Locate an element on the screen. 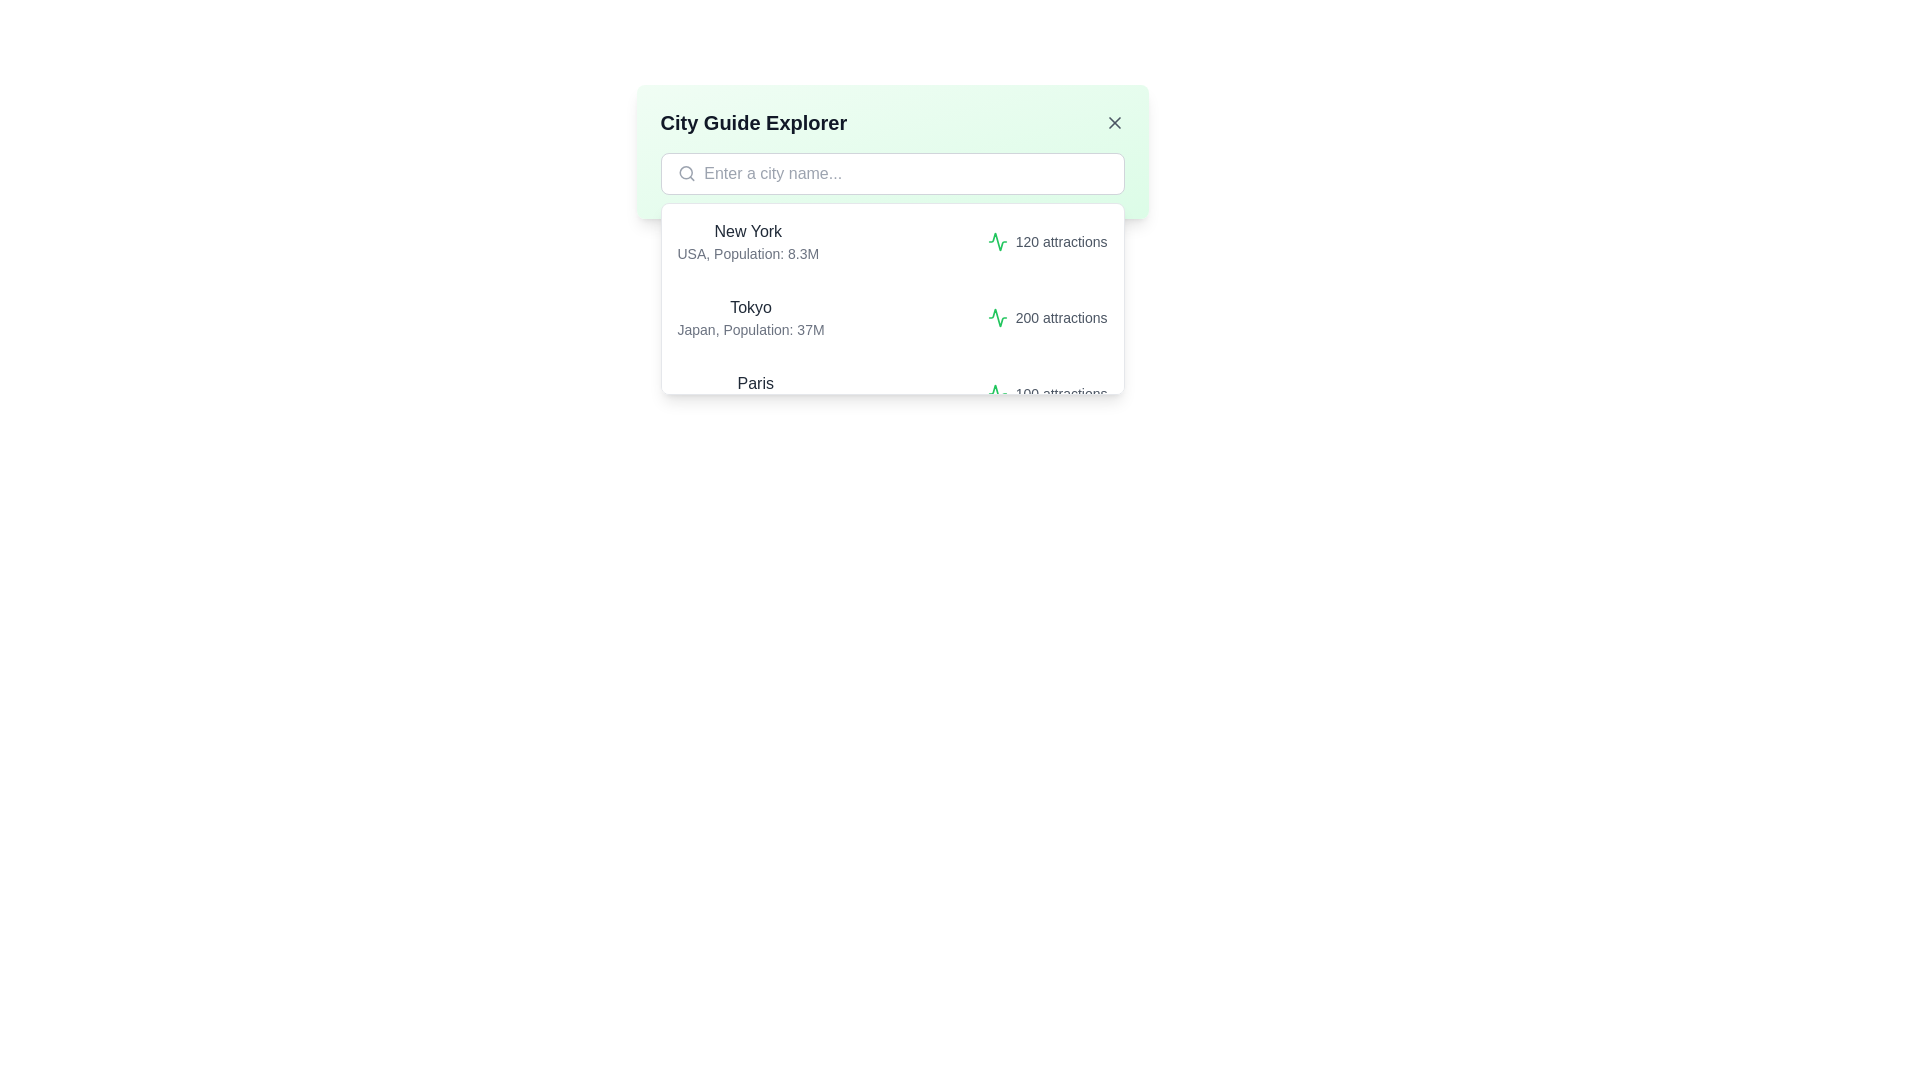  the third list item under the 'City Guide Explorer' dropdown menu is located at coordinates (891, 393).